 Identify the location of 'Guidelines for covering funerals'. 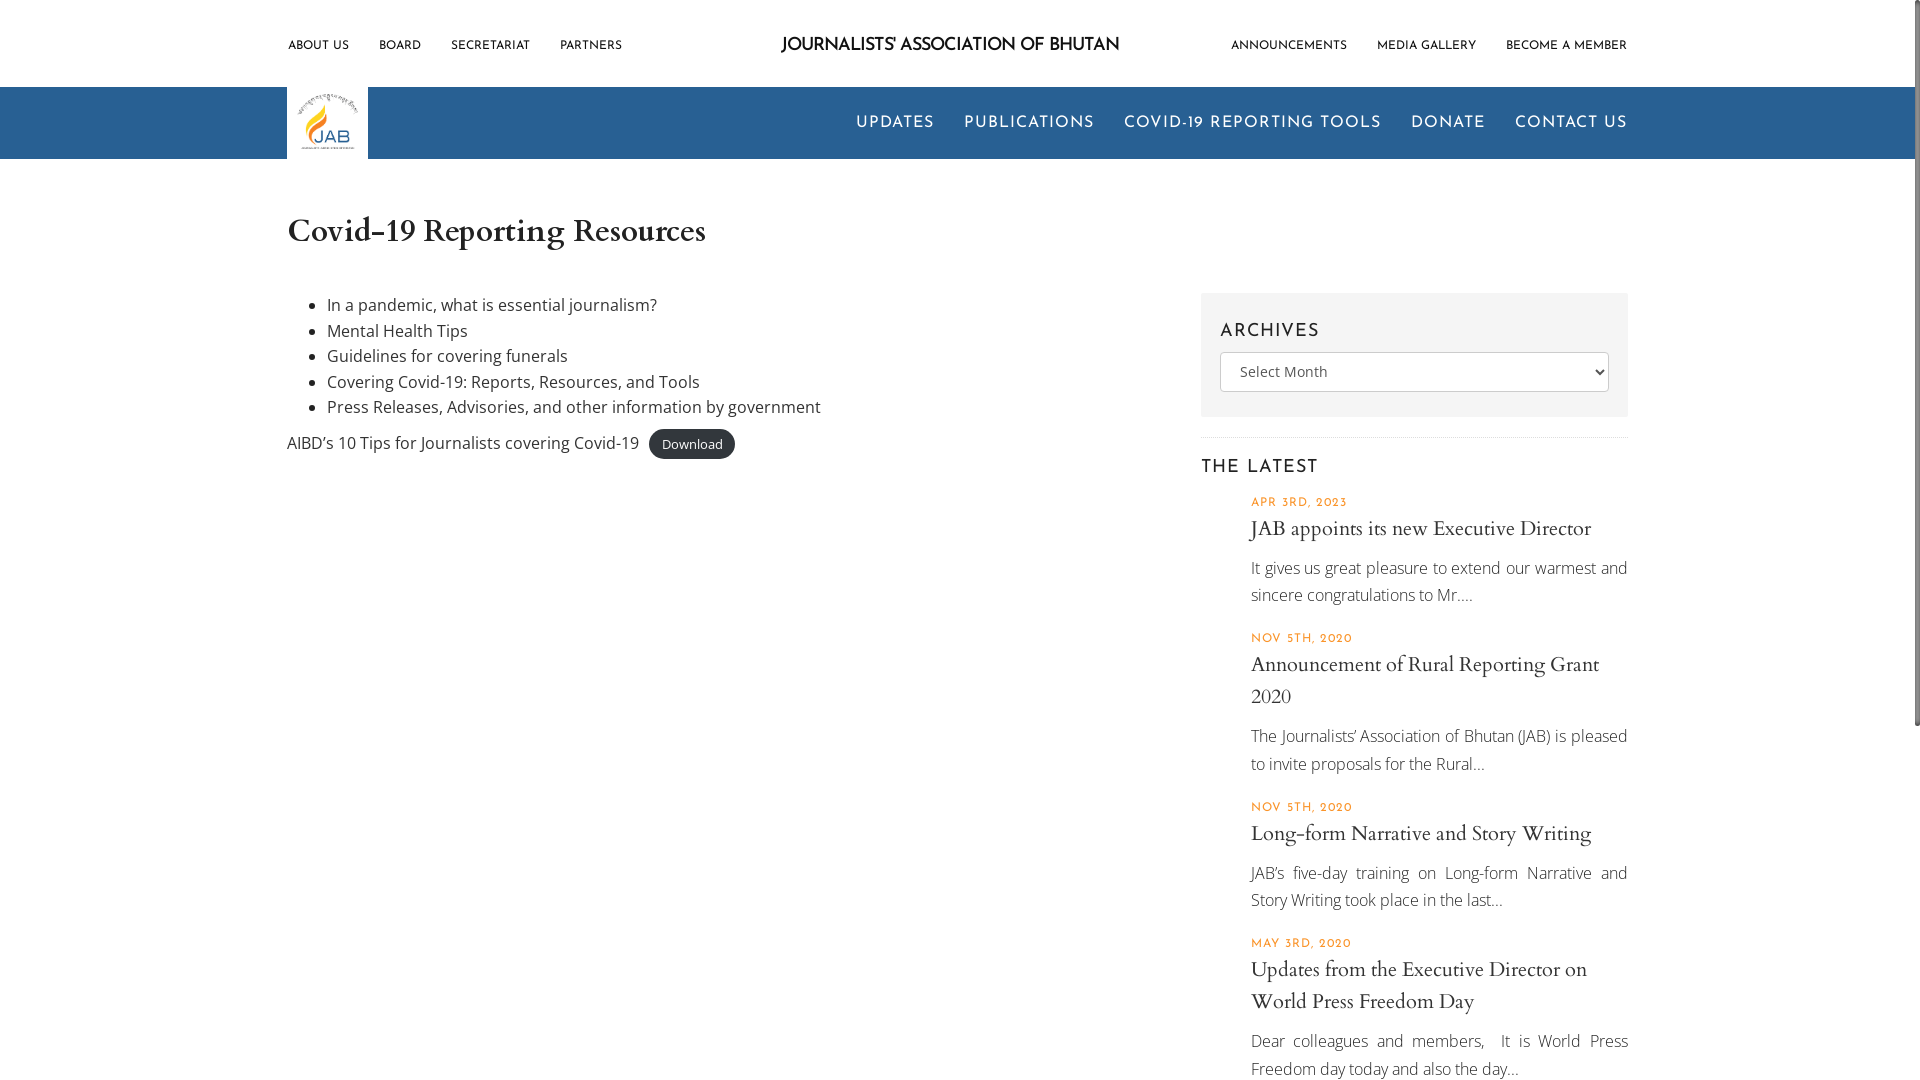
(326, 354).